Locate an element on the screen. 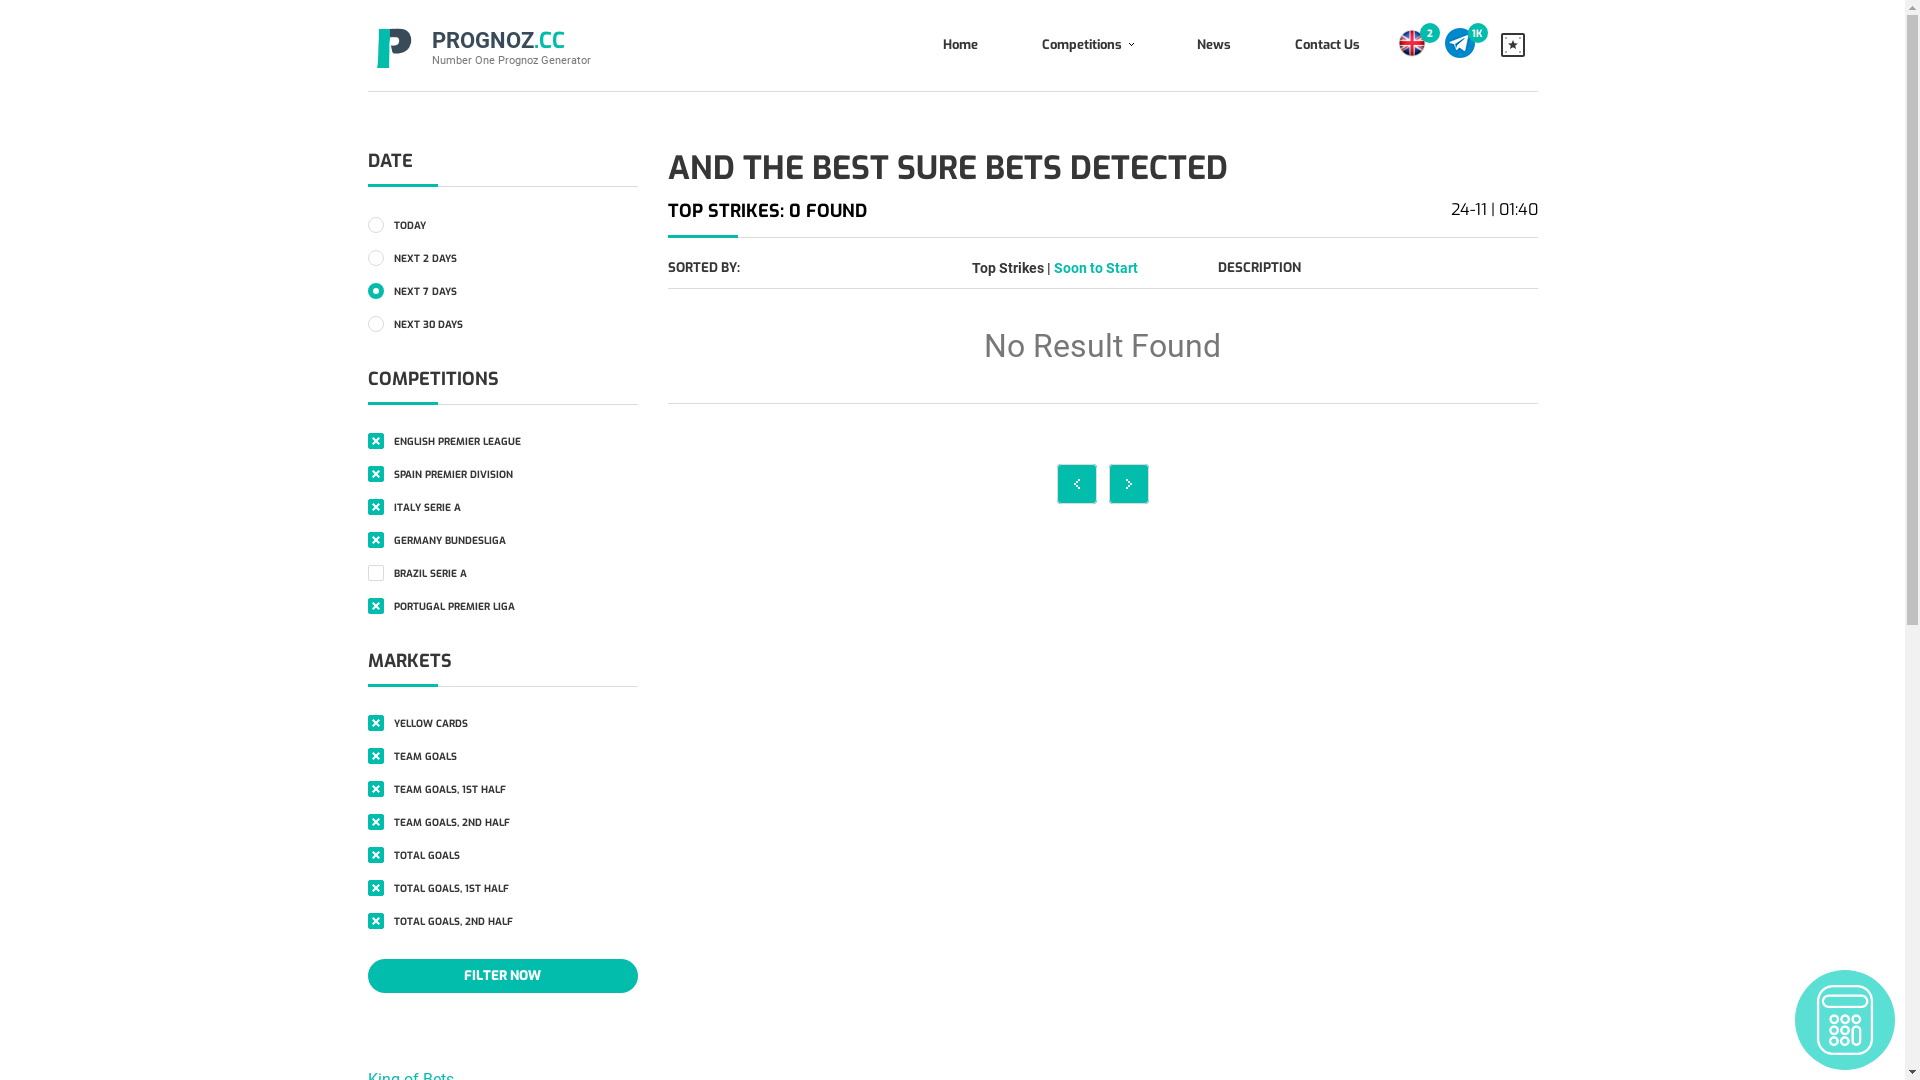 The height and width of the screenshot is (1080, 1920). 'FILTER NOW' is located at coordinates (503, 974).